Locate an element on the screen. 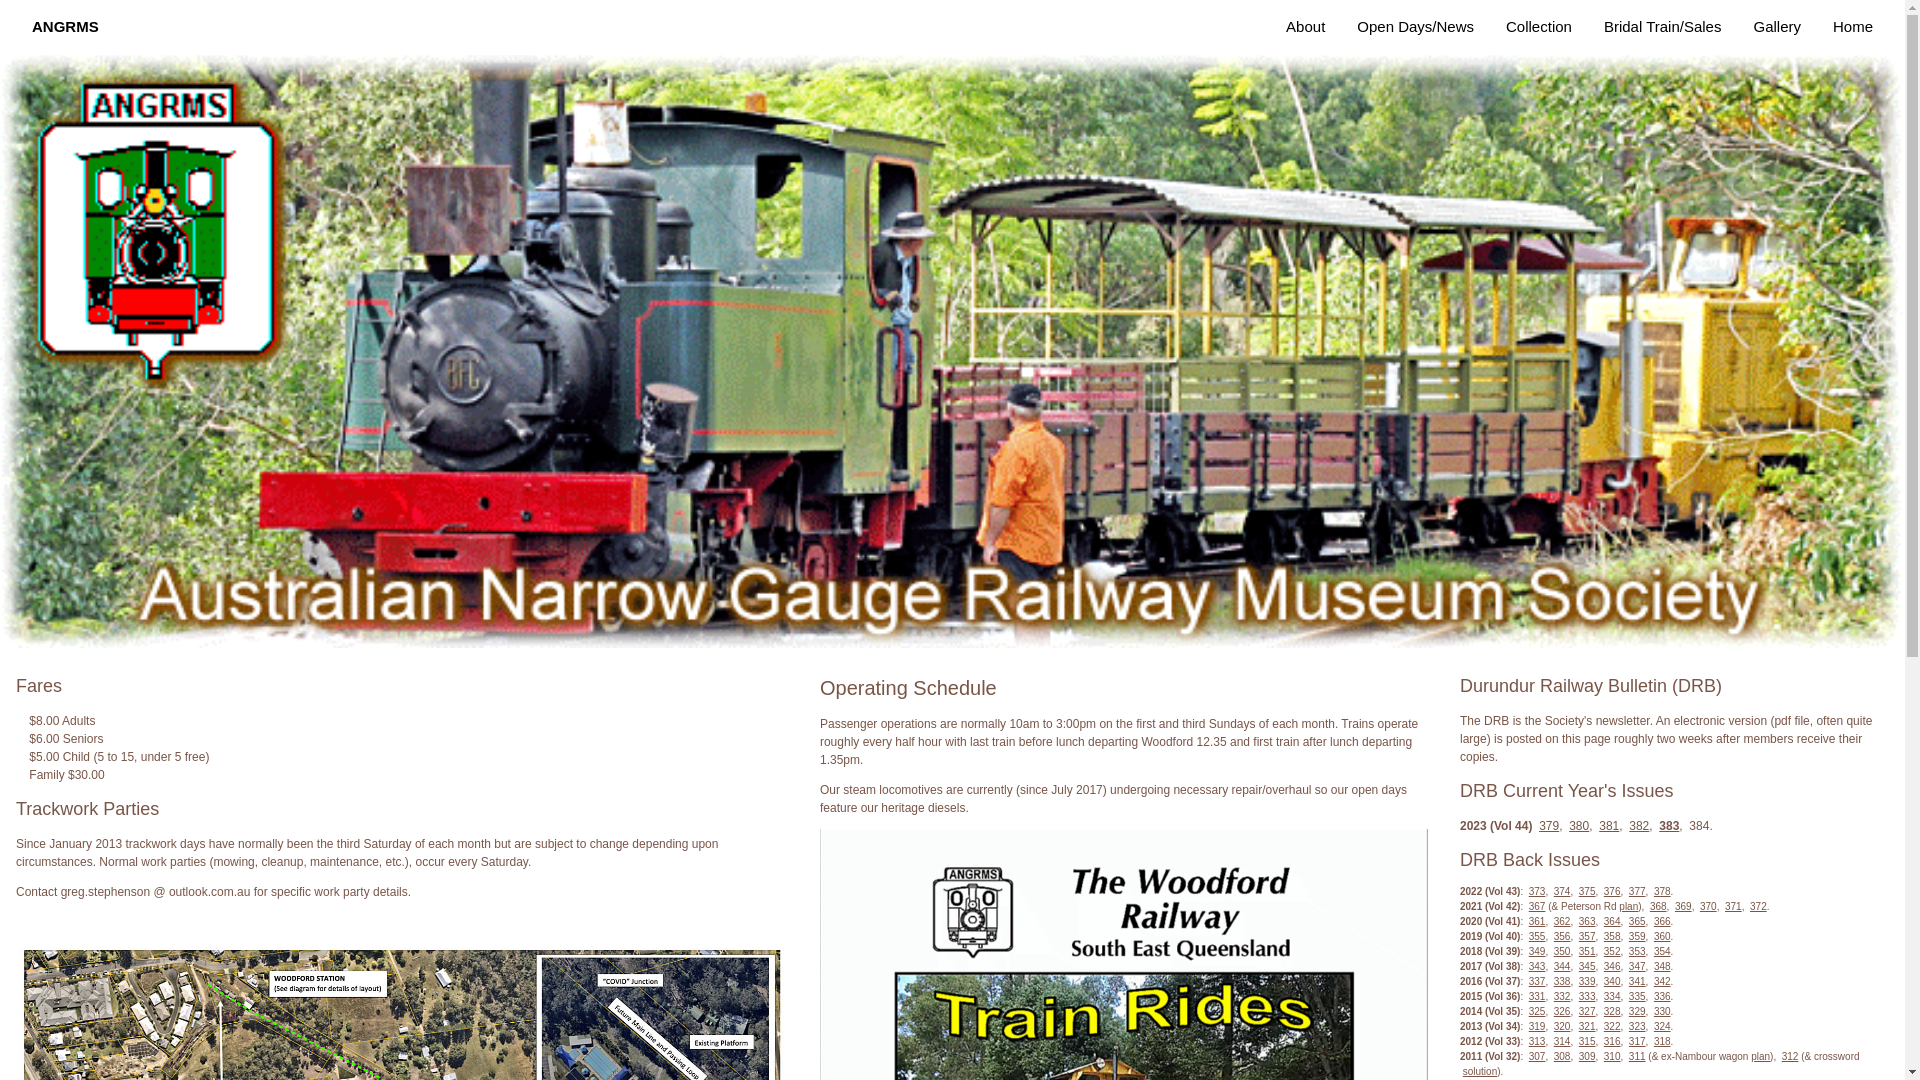 The image size is (1920, 1080). '370' is located at coordinates (1698, 906).